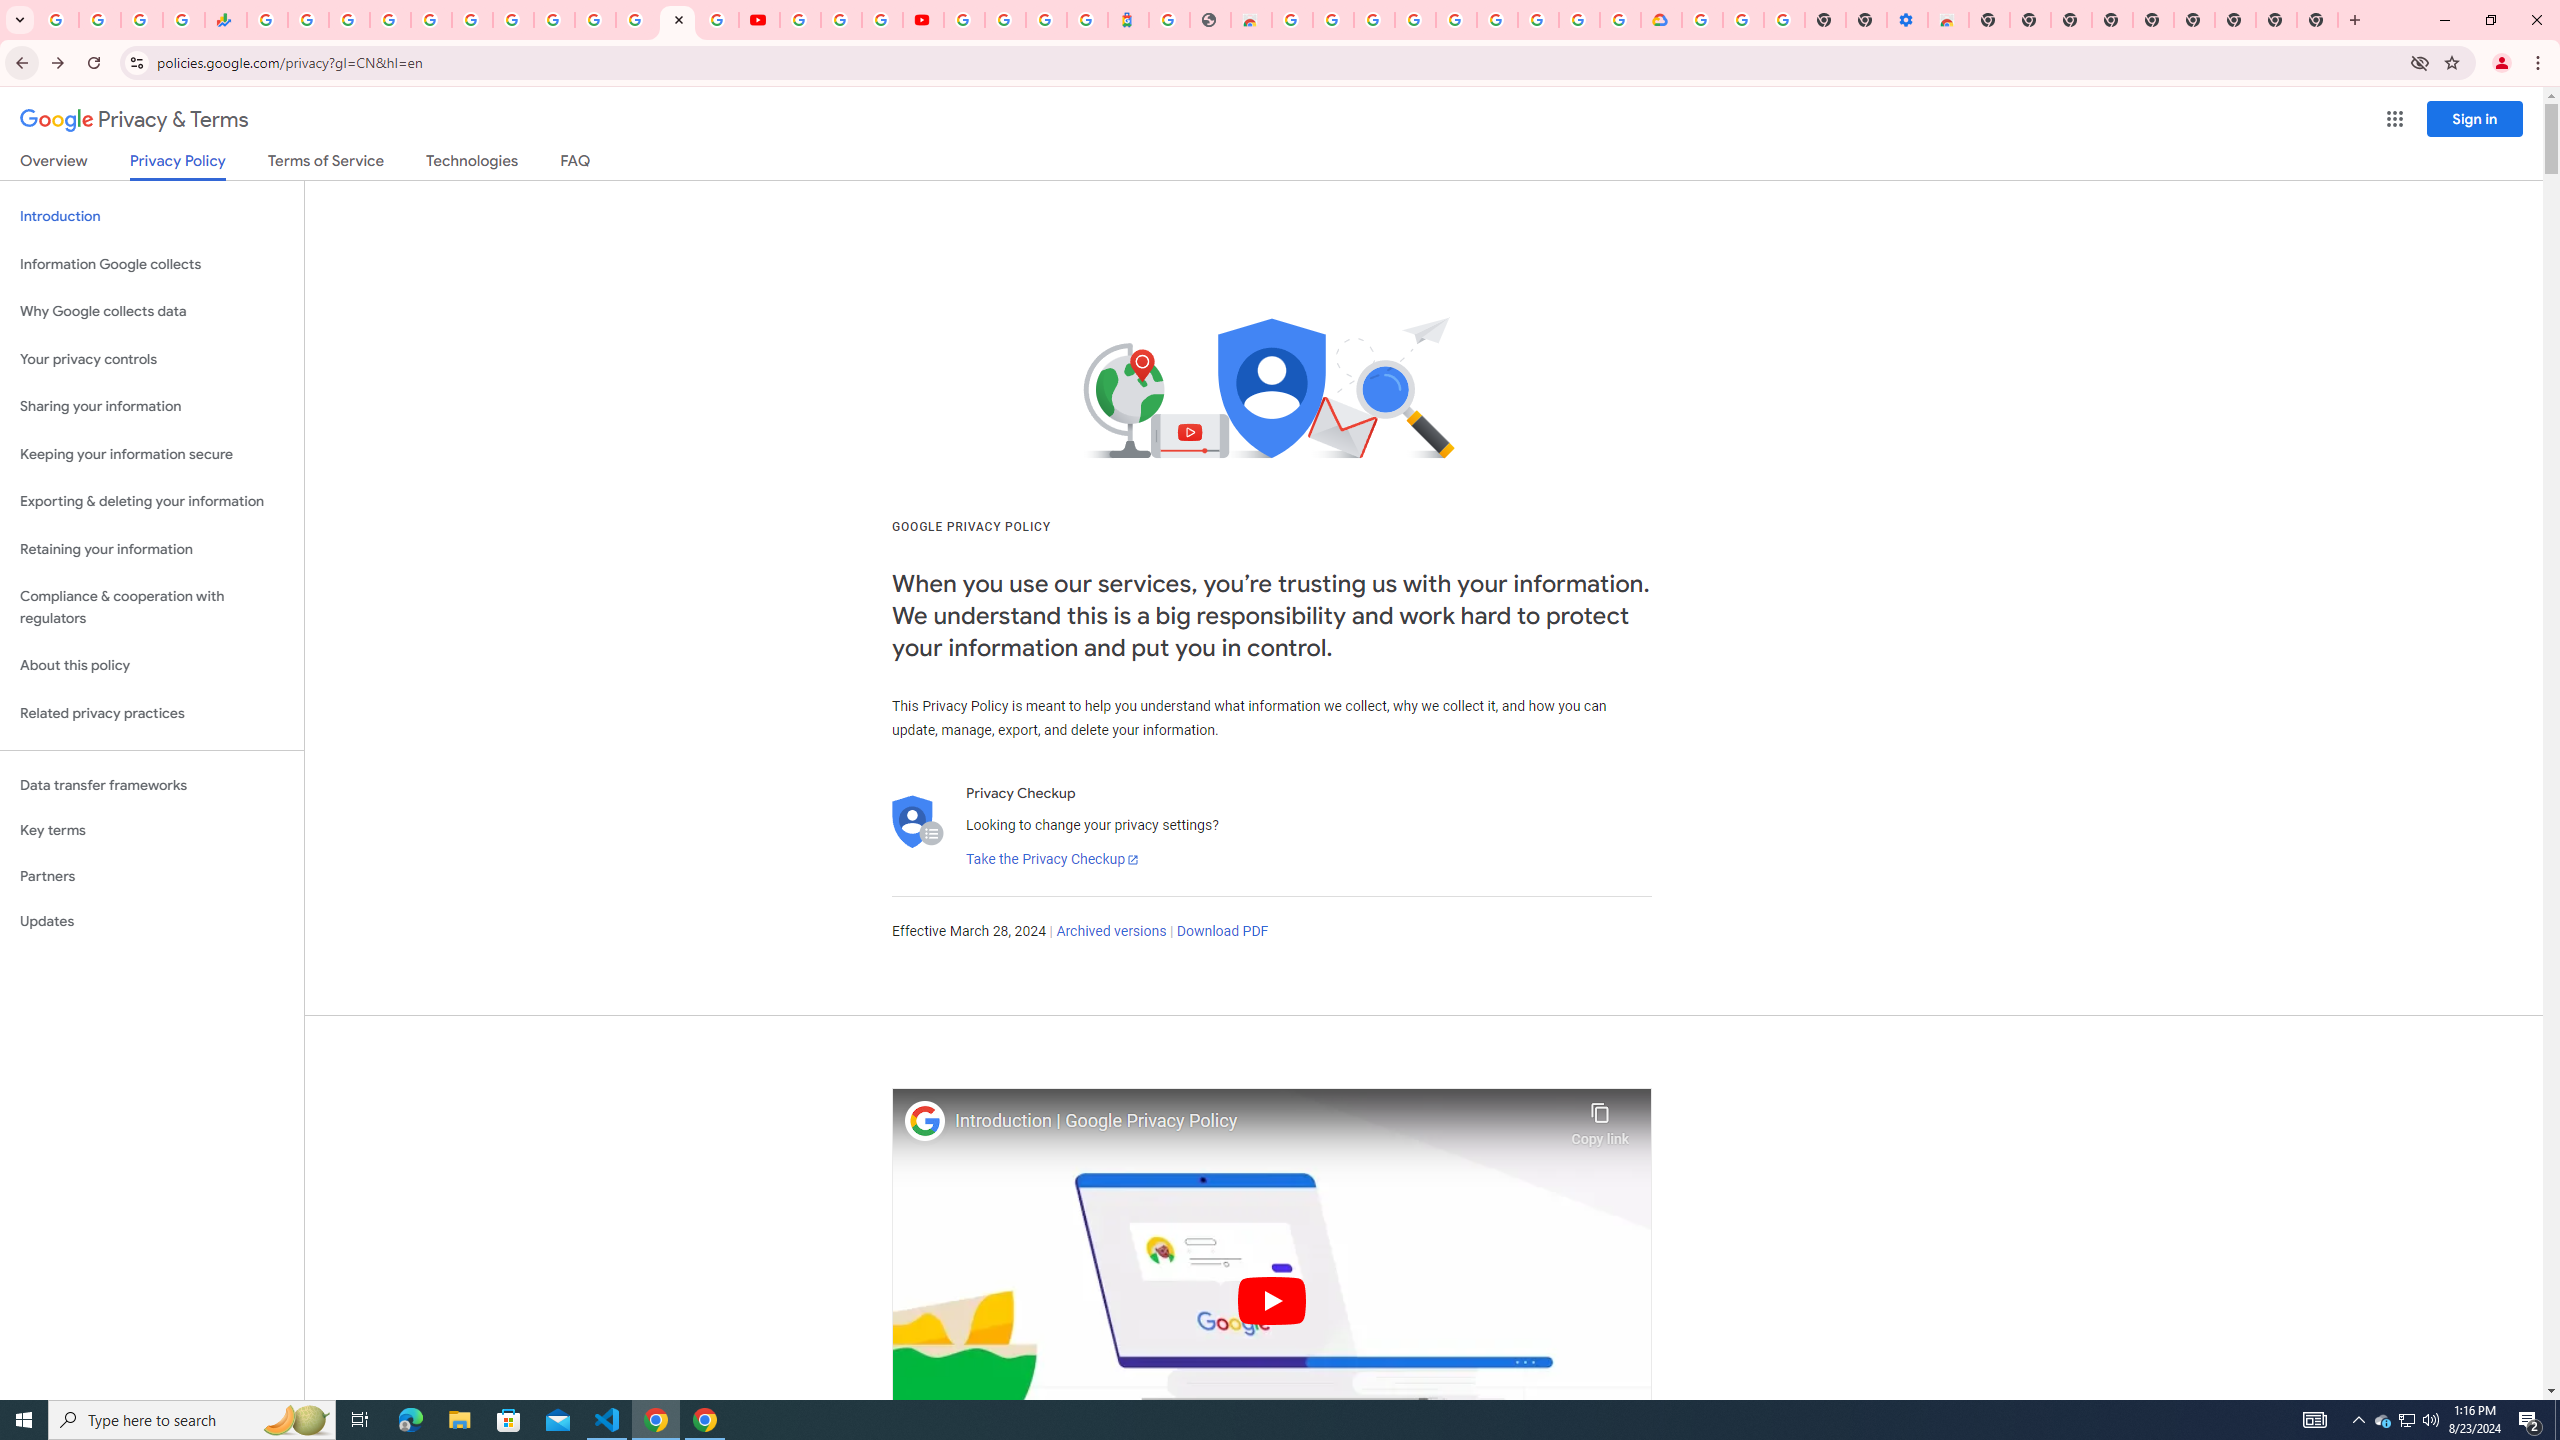  Describe the element at coordinates (472, 164) in the screenshot. I see `'Technologies'` at that location.